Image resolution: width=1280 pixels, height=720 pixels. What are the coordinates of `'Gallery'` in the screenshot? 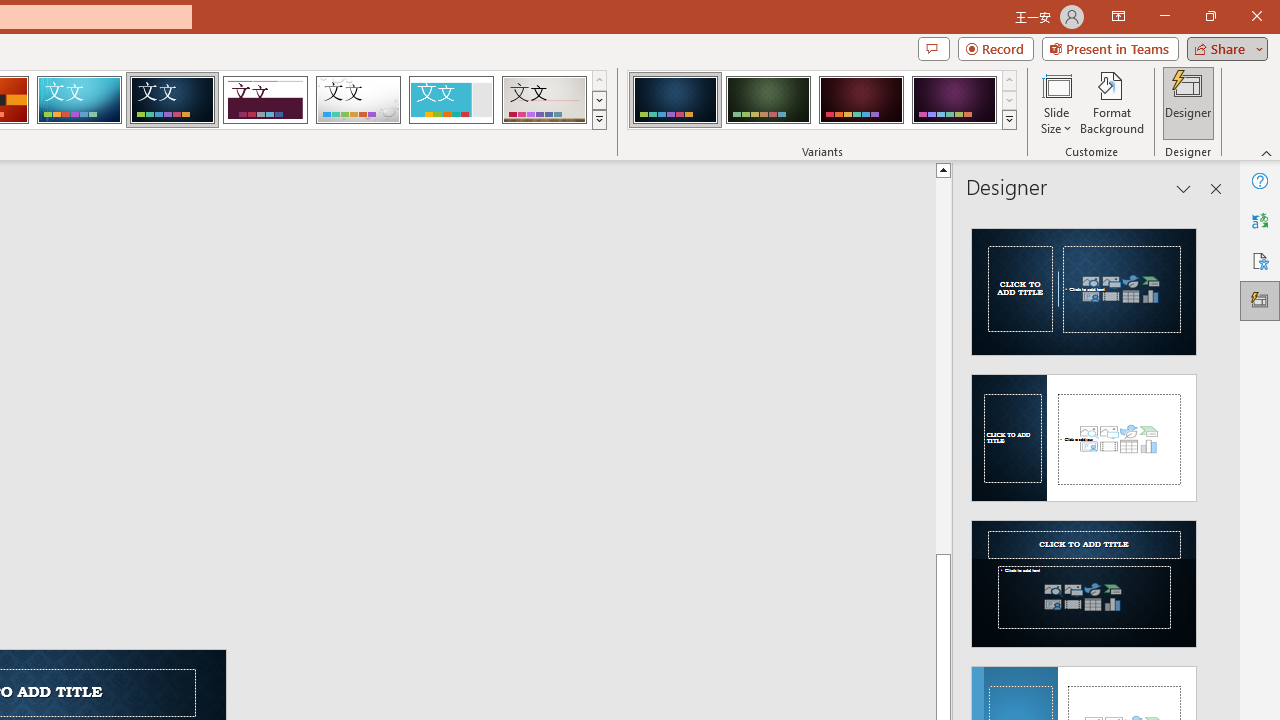 It's located at (544, 100).